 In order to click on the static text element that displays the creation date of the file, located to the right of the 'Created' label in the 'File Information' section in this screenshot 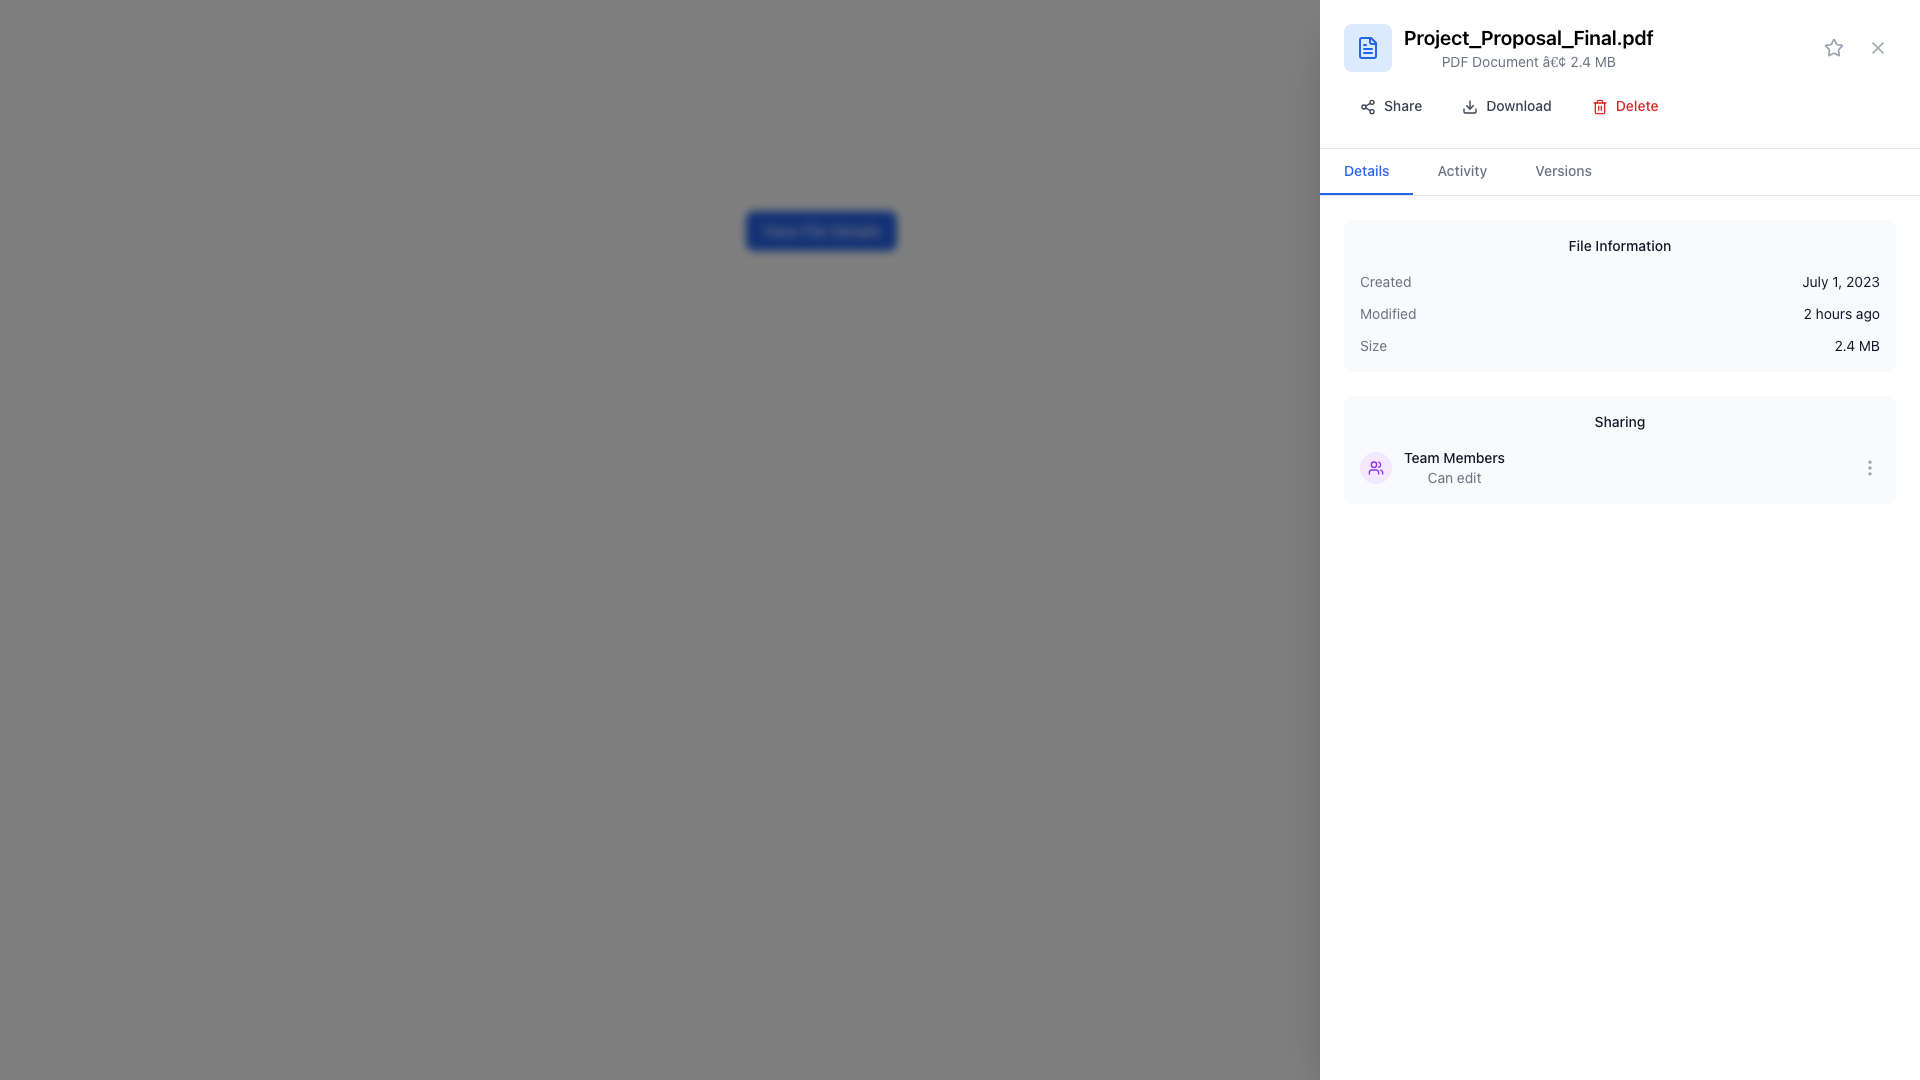, I will do `click(1840, 281)`.